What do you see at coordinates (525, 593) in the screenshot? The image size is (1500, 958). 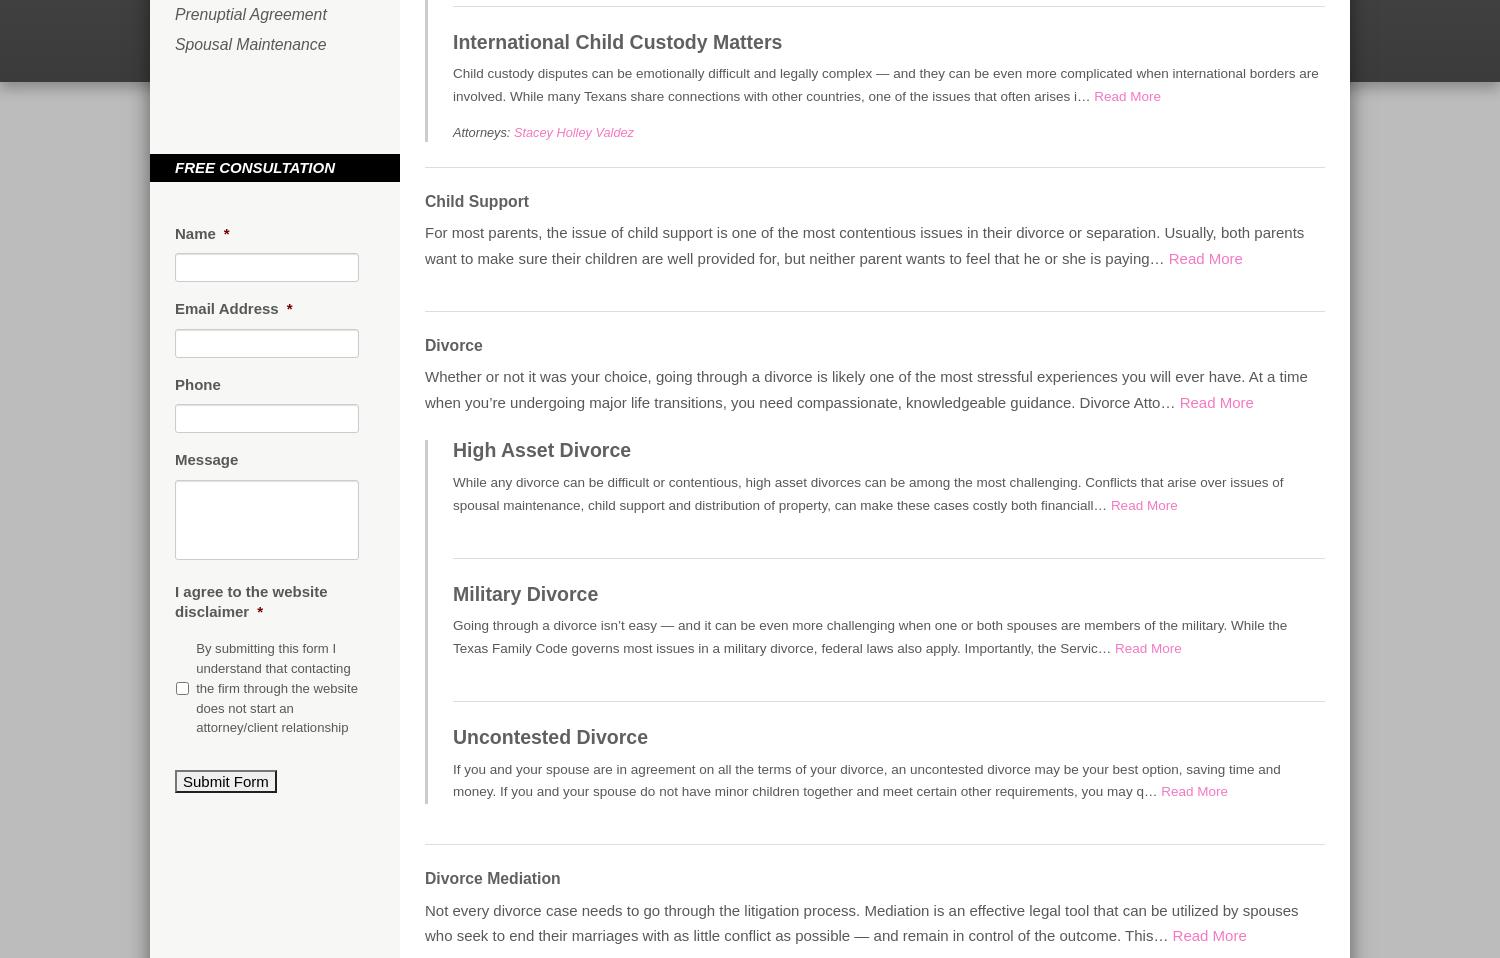 I see `'Military Divorce'` at bounding box center [525, 593].